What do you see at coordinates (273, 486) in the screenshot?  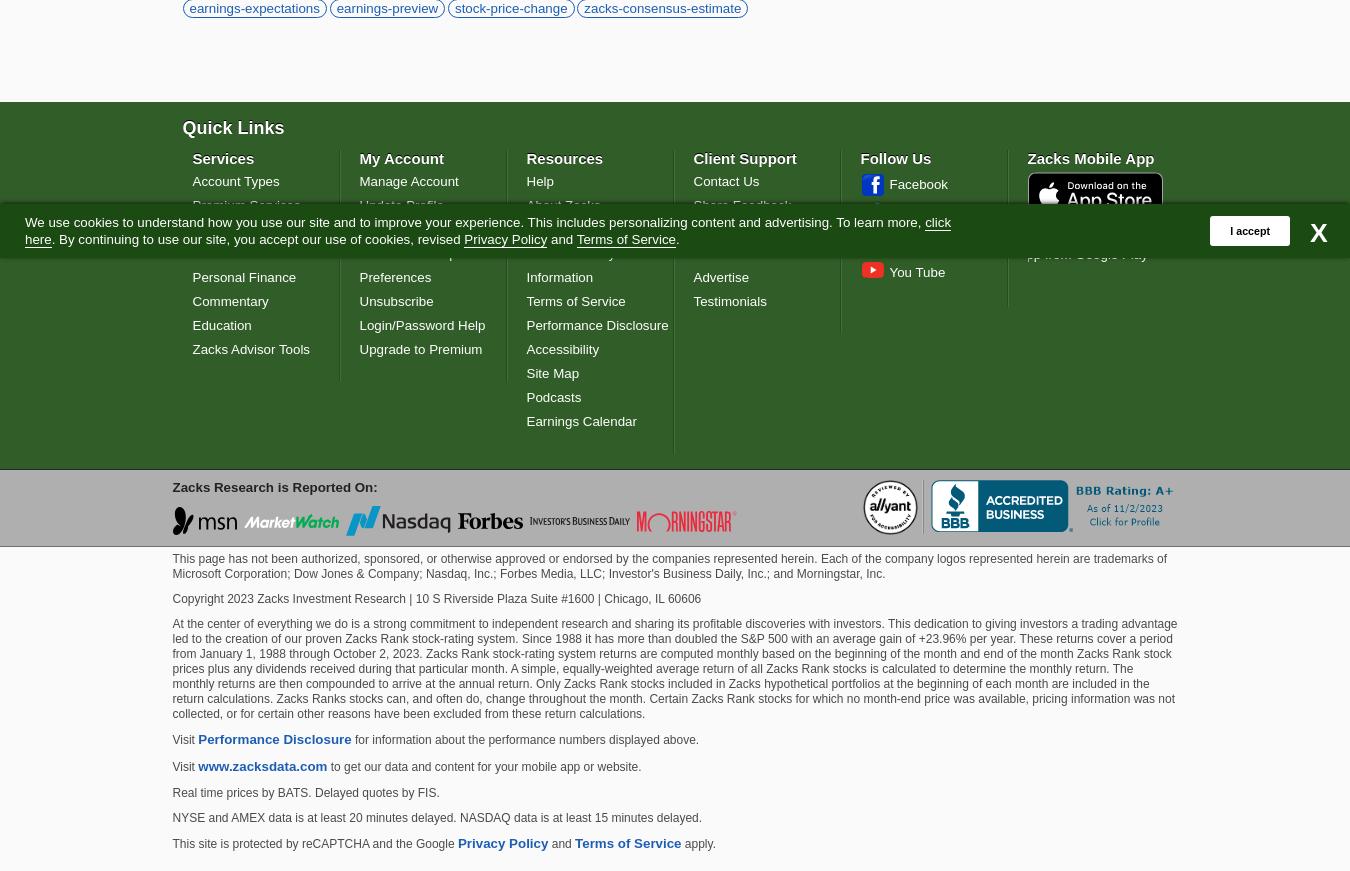 I see `'Zacks Research is Reported On:'` at bounding box center [273, 486].